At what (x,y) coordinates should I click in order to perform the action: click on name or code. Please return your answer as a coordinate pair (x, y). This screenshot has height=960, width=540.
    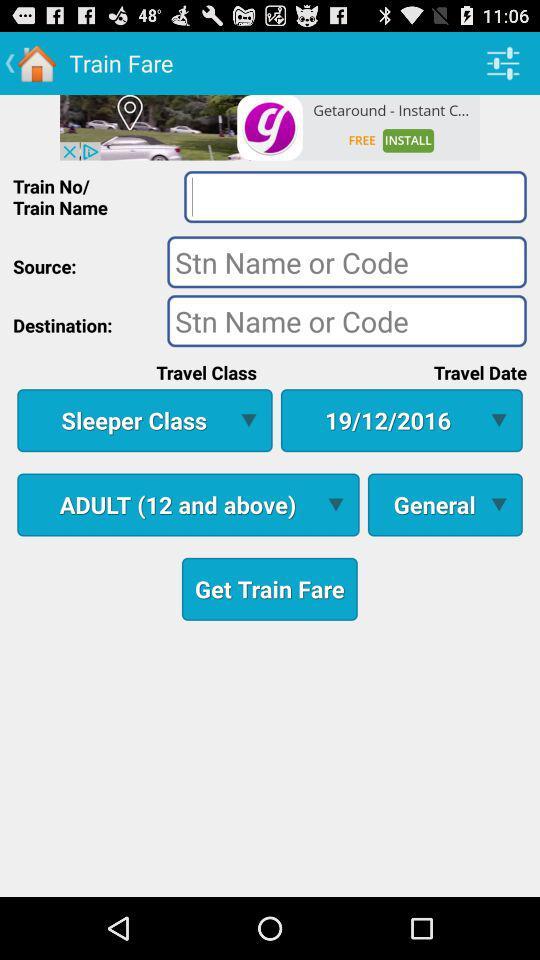
    Looking at the image, I should click on (346, 260).